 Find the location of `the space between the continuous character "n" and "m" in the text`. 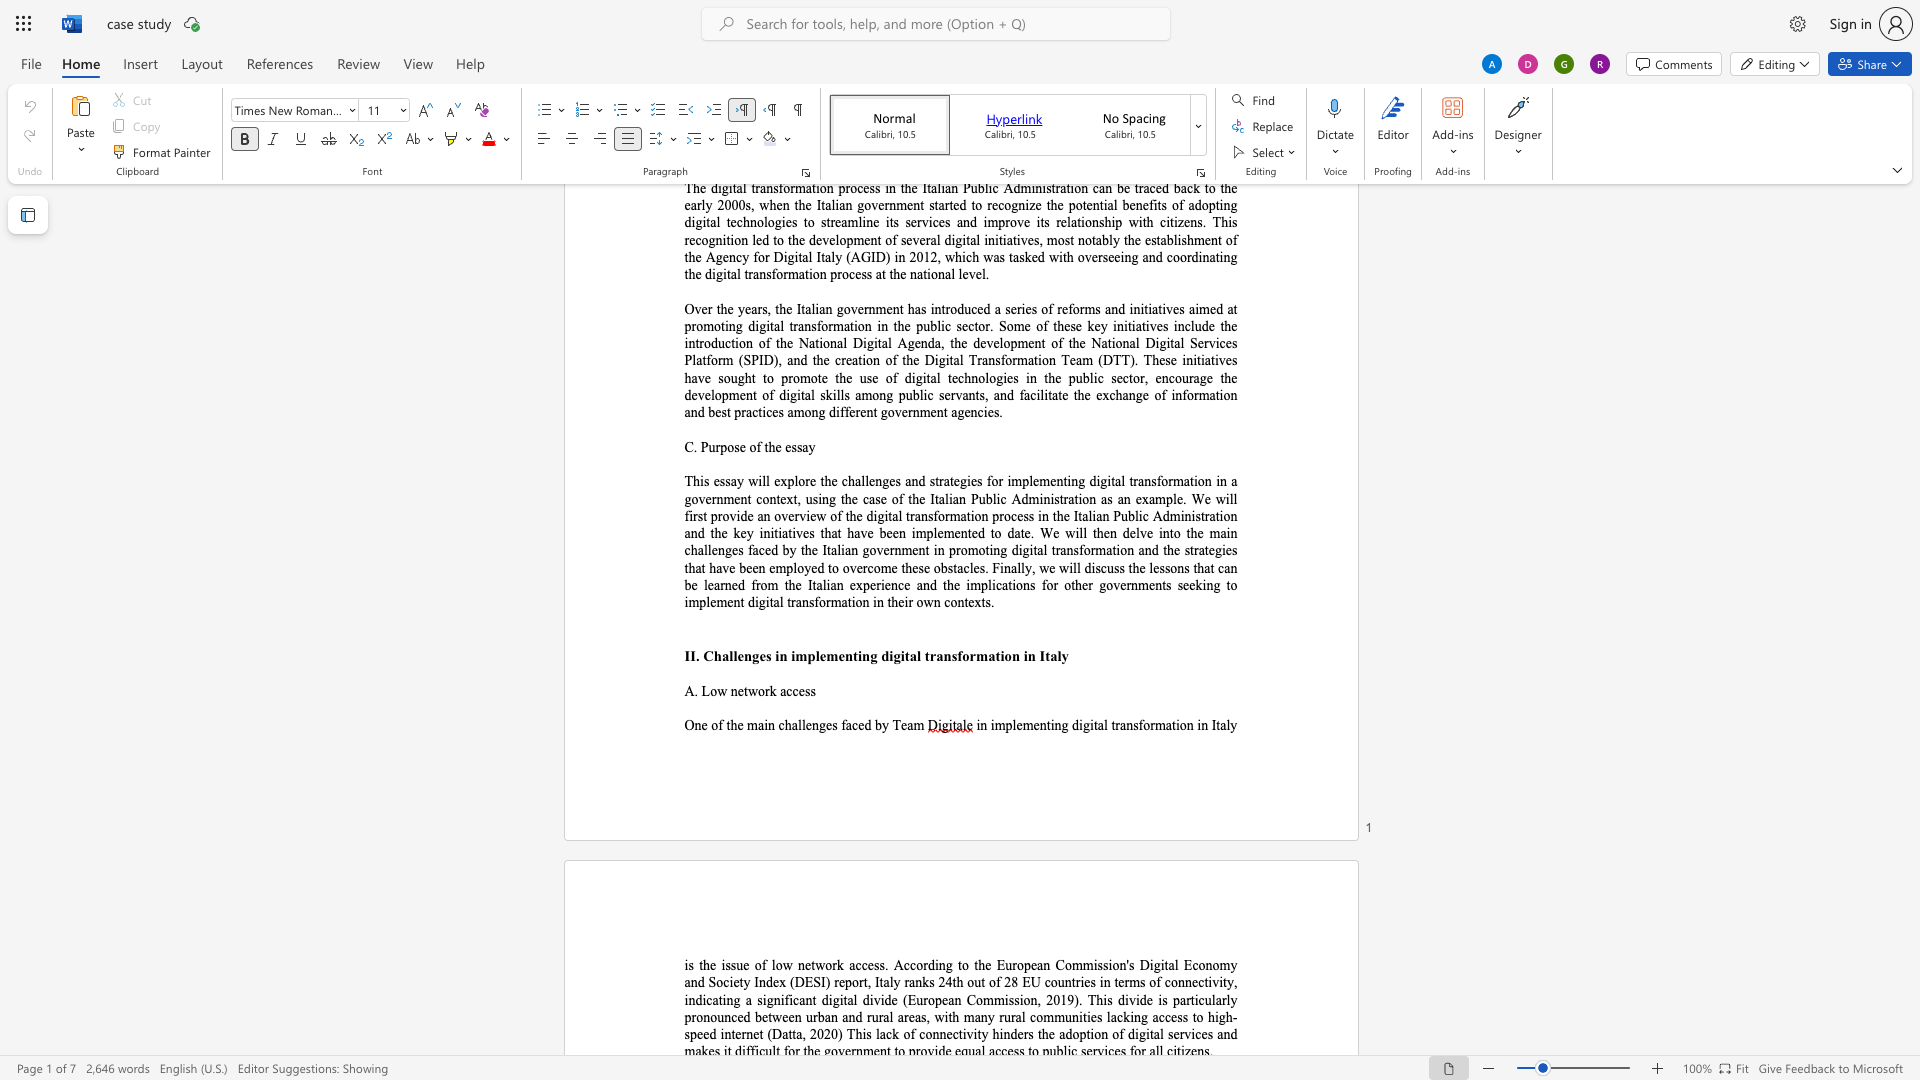

the space between the continuous character "n" and "m" in the text is located at coordinates (1138, 585).